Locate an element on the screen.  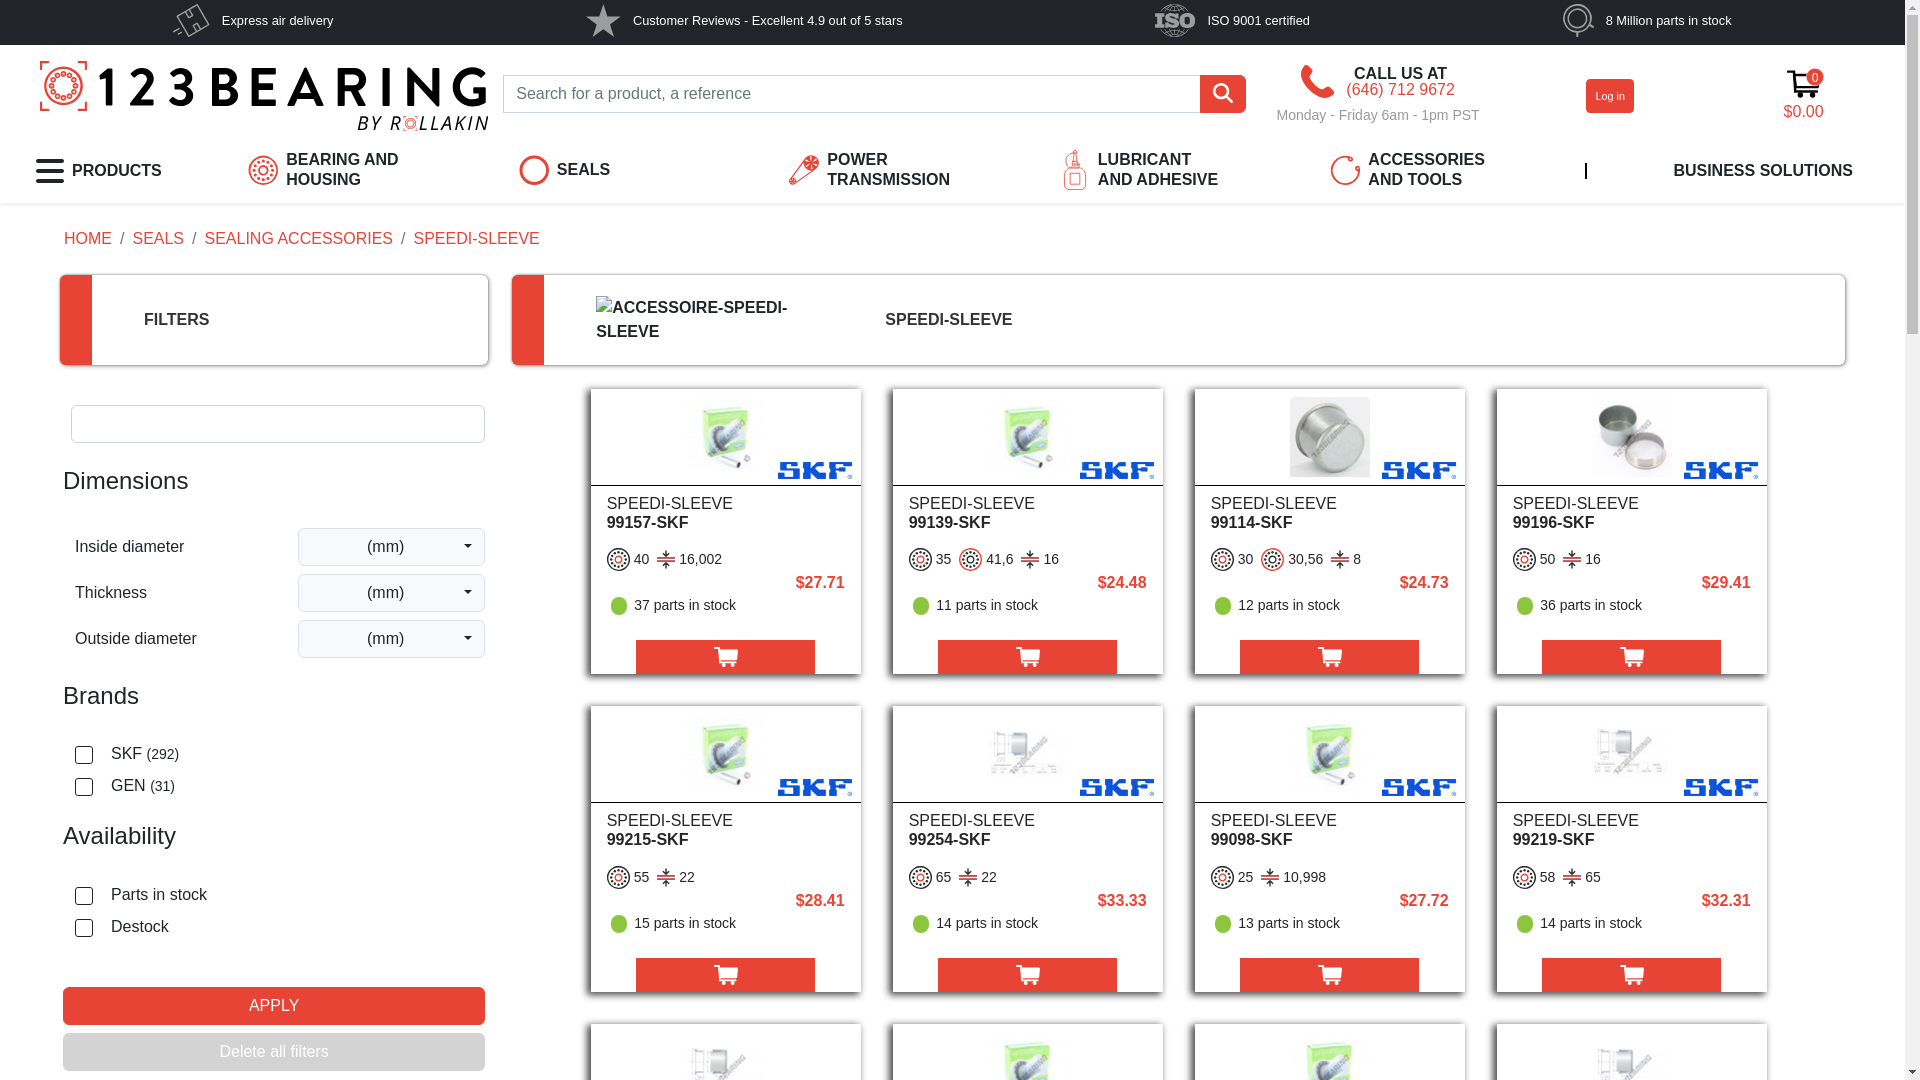
'SPEEDI-SLEEVE is located at coordinates (1632, 827).